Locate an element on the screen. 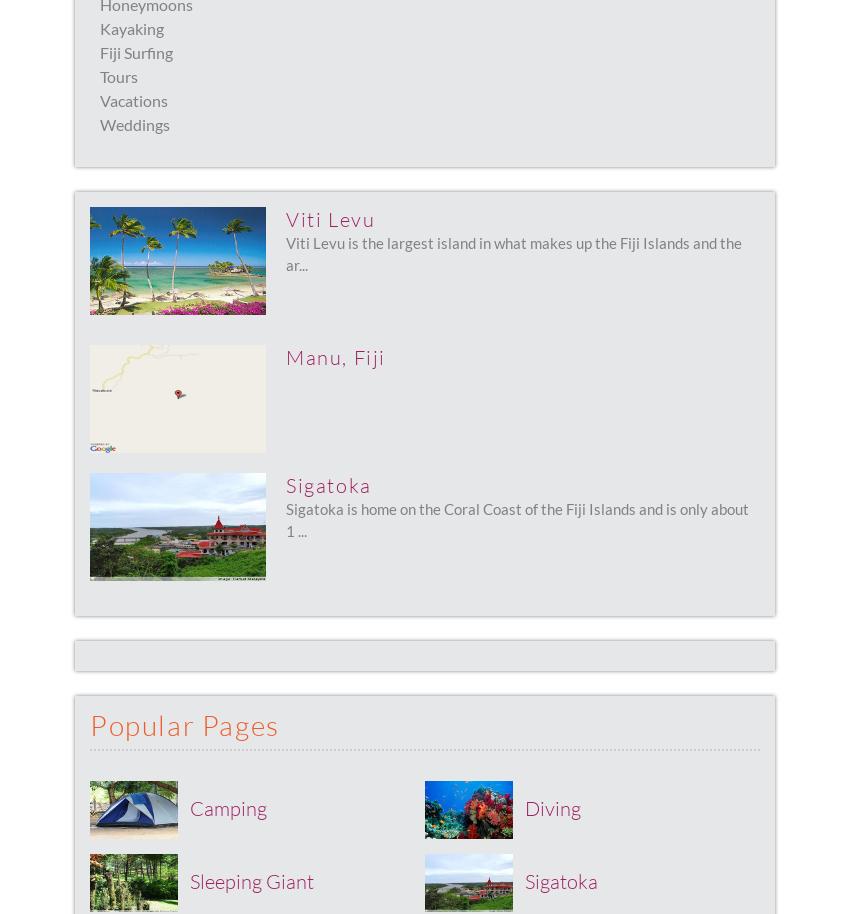  'Weddings' is located at coordinates (134, 124).